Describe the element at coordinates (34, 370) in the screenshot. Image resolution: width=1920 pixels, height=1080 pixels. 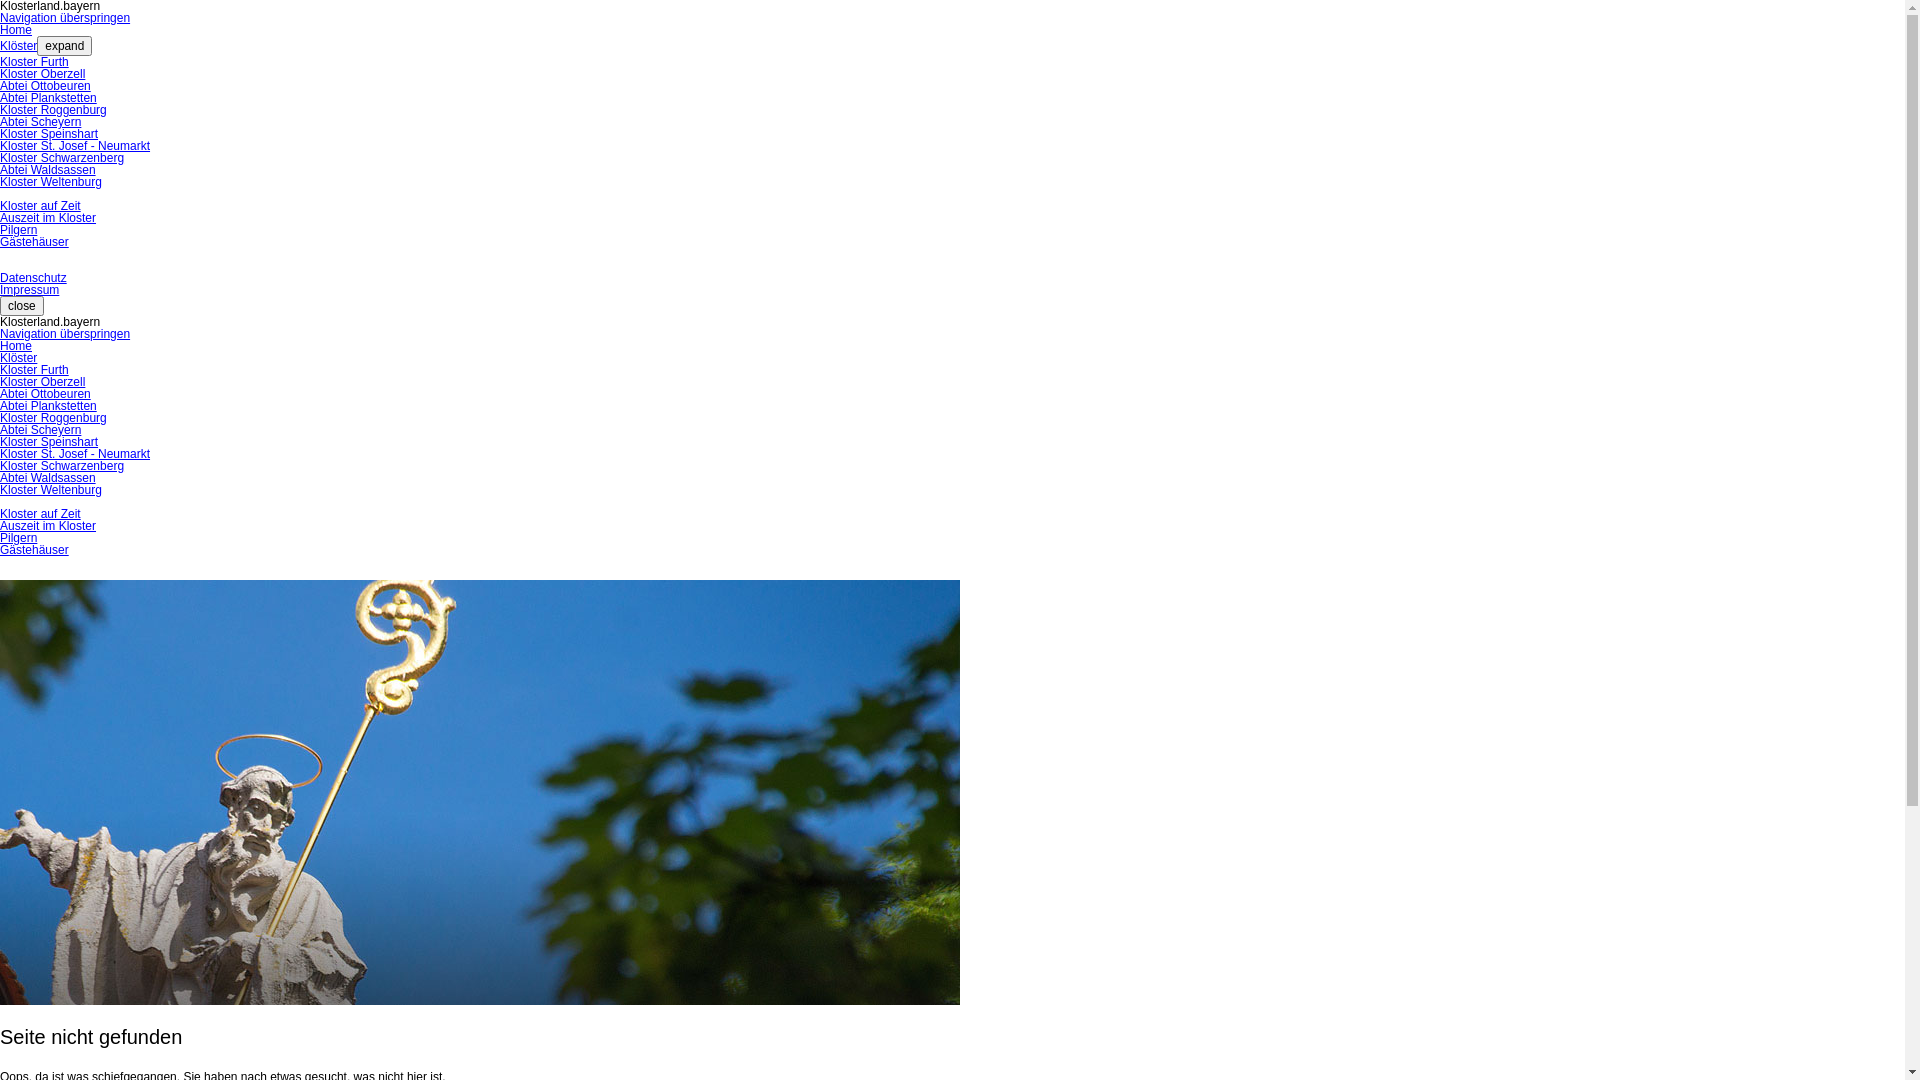
I see `'Kloster Furth'` at that location.